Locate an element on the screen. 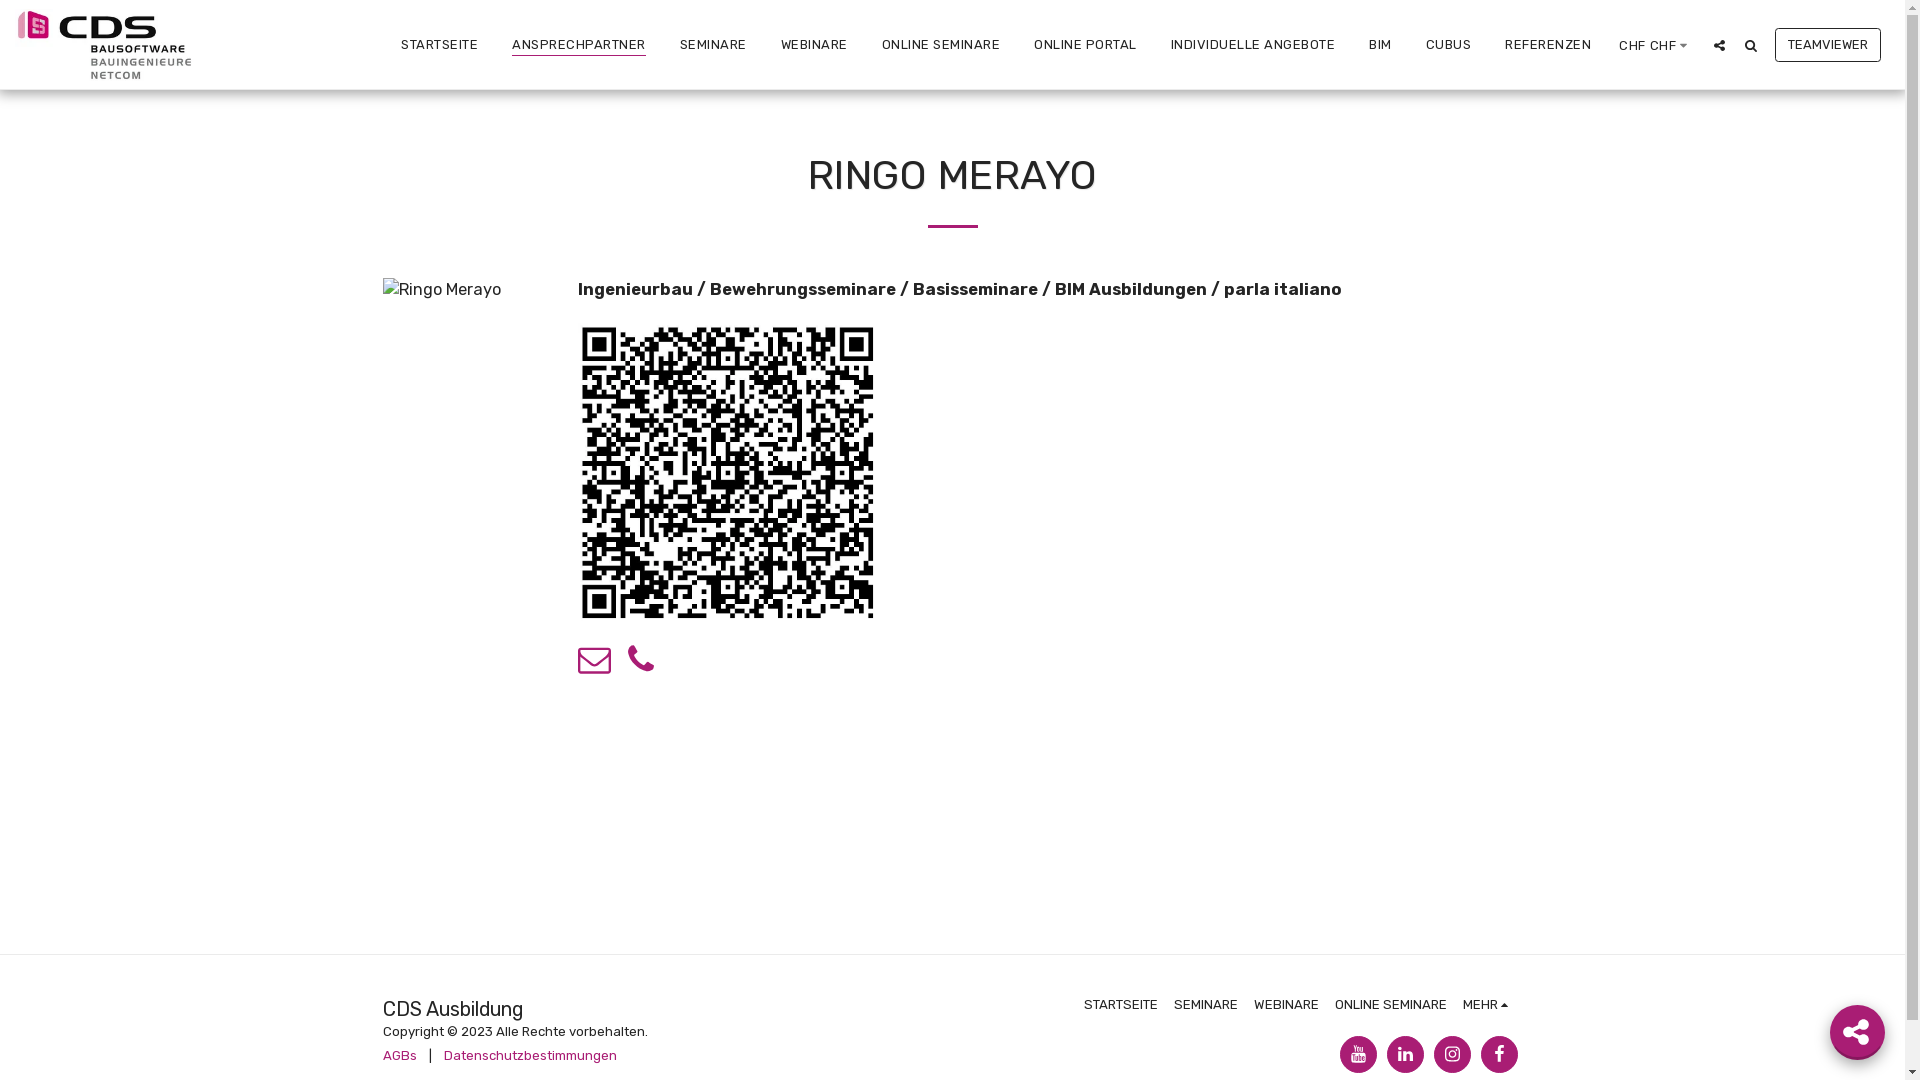 This screenshot has width=1920, height=1080. 'INDIVIDUELLE ANGEBOTE' is located at coordinates (1251, 43).